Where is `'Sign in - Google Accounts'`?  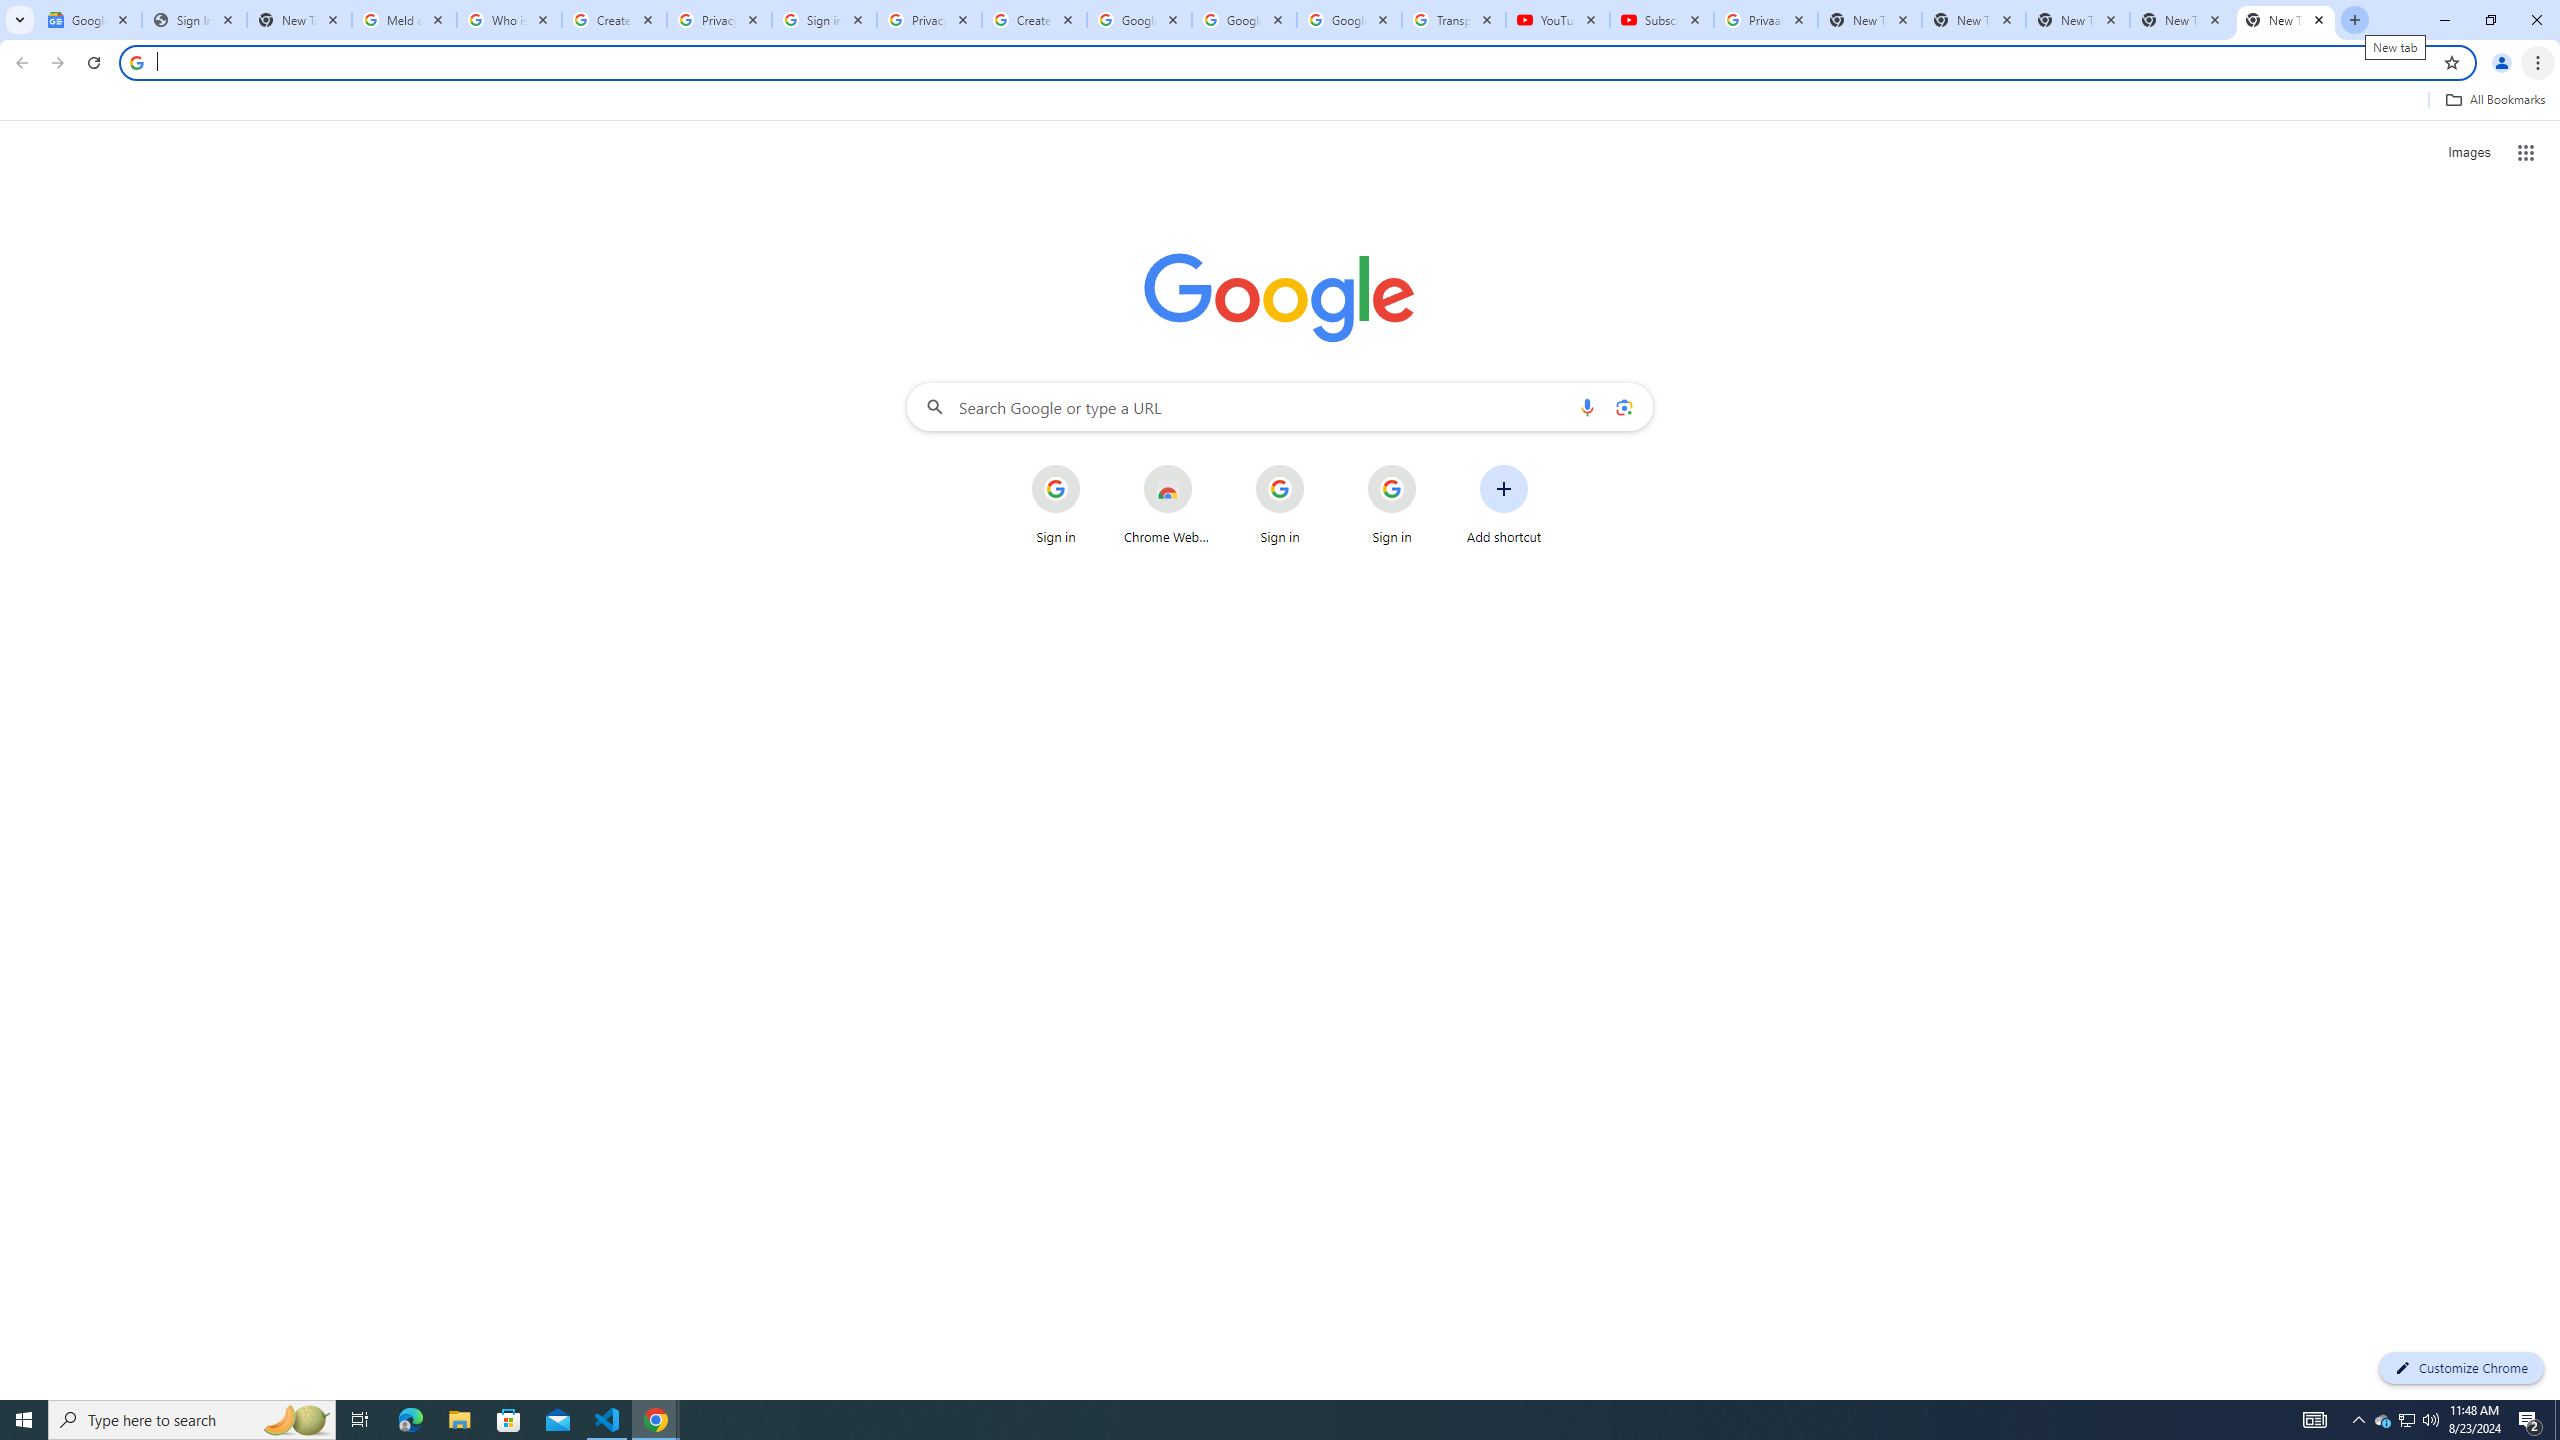
'Sign in - Google Accounts' is located at coordinates (823, 19).